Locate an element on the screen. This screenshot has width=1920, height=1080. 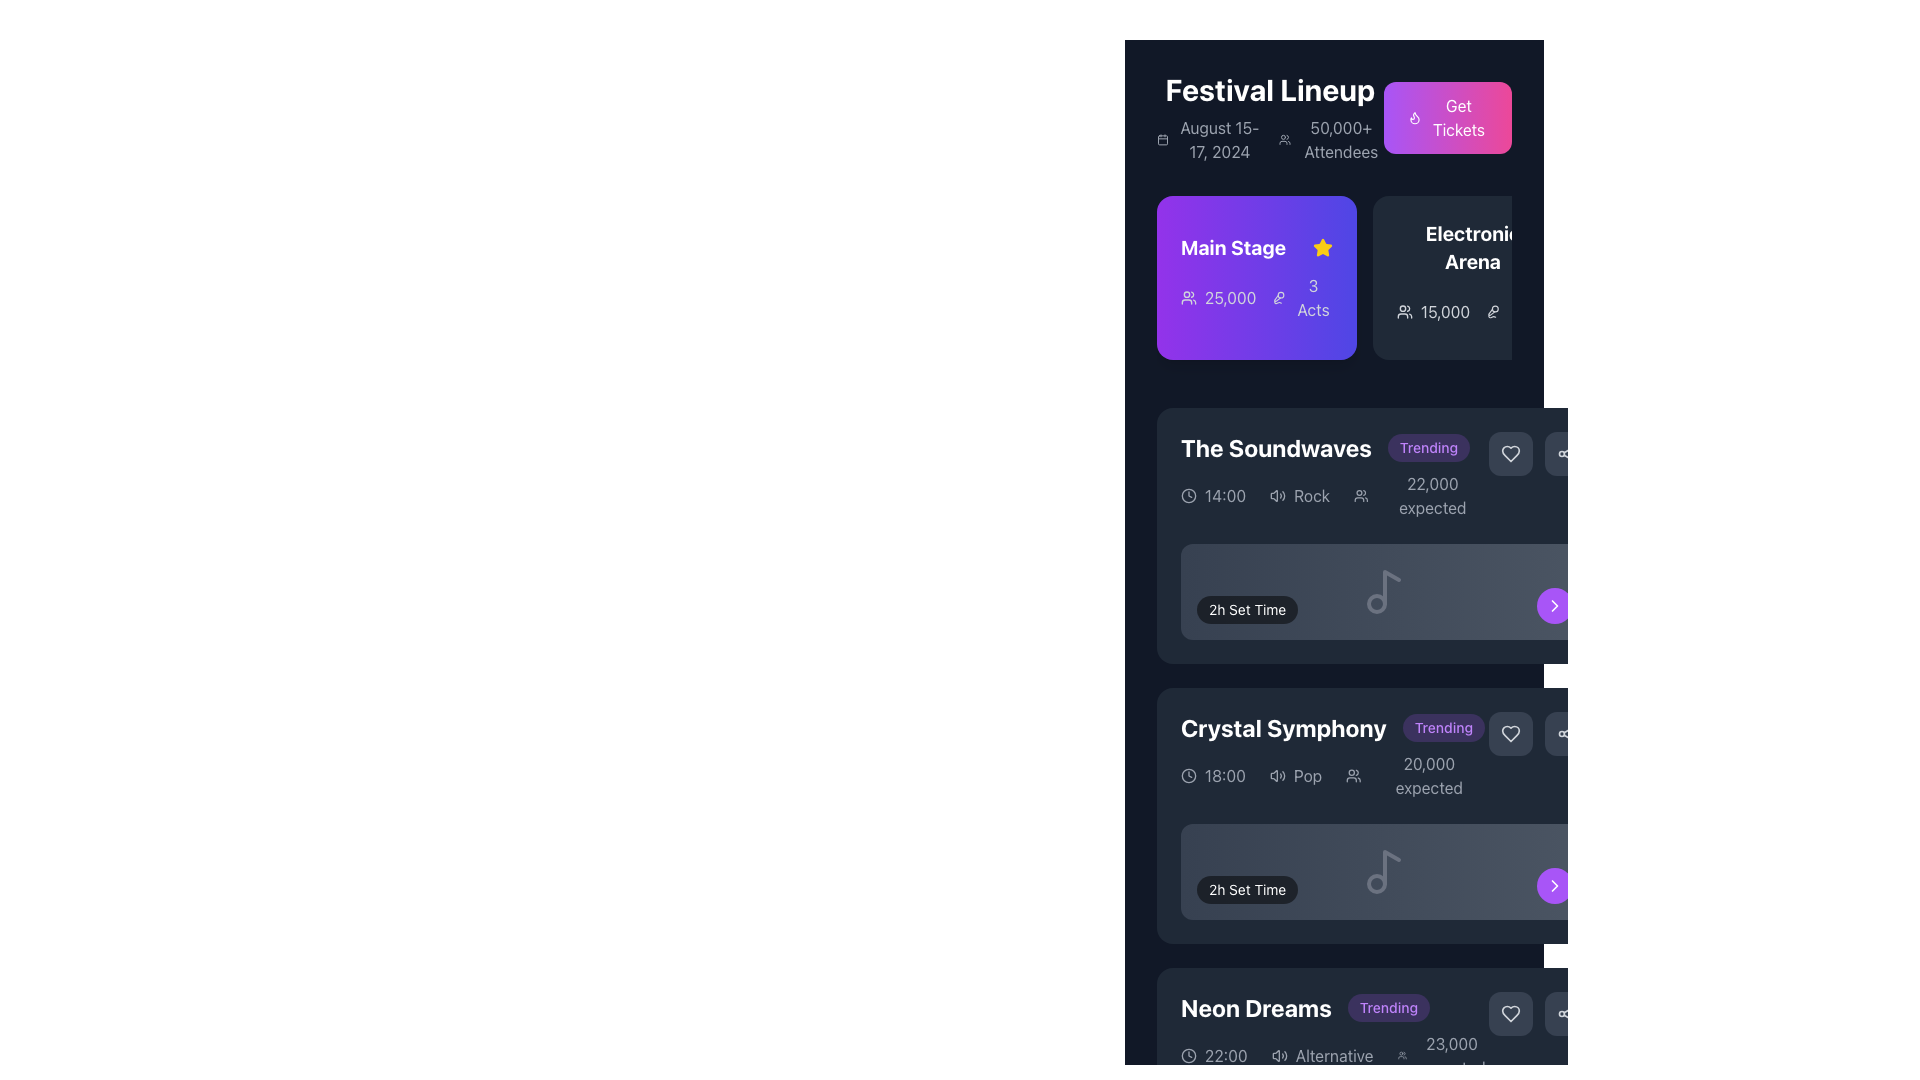
the yellow star icon that indicates a rating or marker, located beside its textual description within the event details section is located at coordinates (1323, 246).